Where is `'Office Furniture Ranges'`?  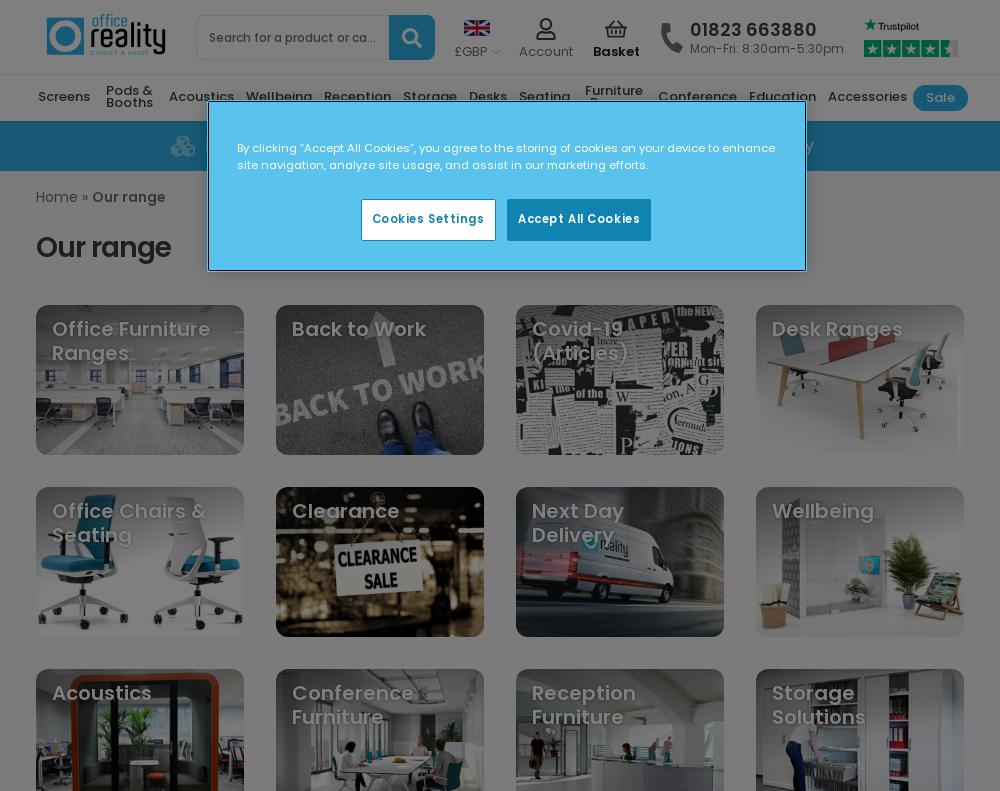
'Office Furniture Ranges' is located at coordinates (131, 339).